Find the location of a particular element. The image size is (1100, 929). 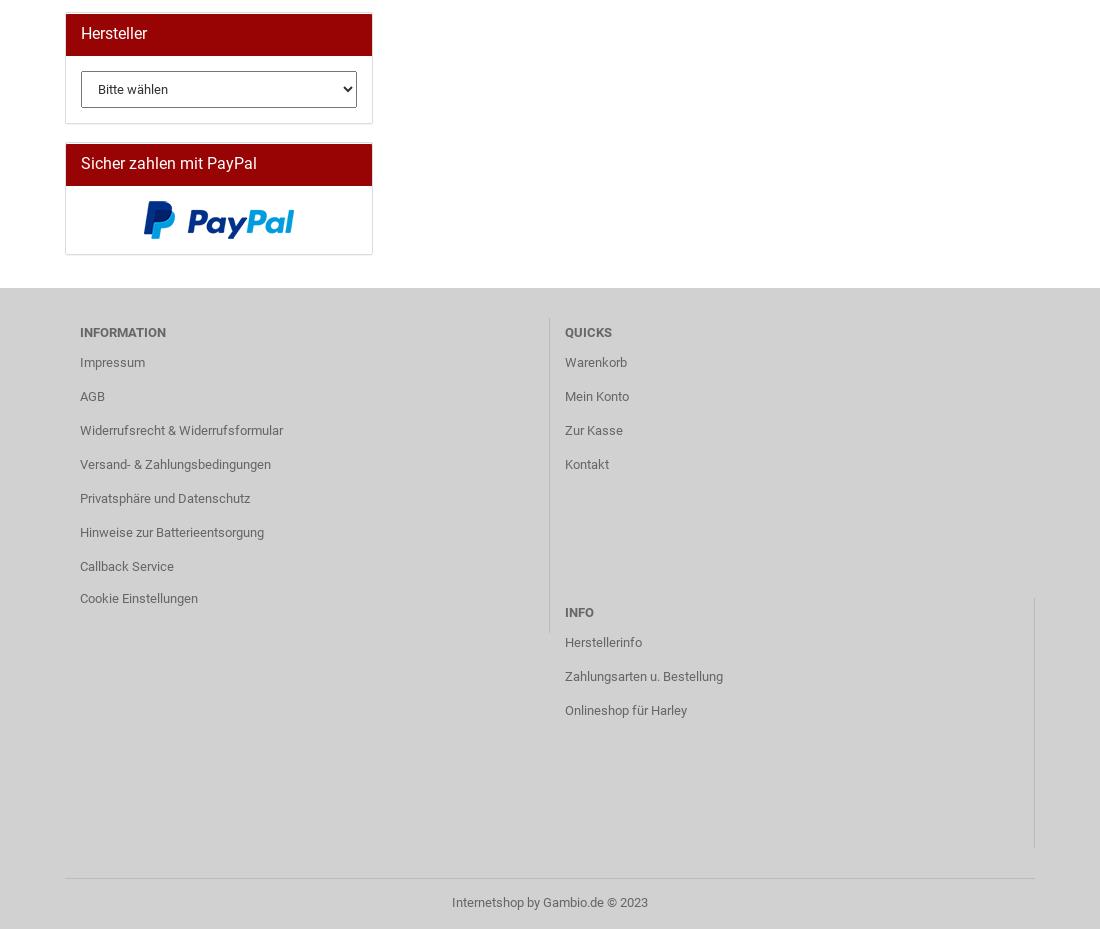

'by Gambio.de © 2023' is located at coordinates (584, 902).